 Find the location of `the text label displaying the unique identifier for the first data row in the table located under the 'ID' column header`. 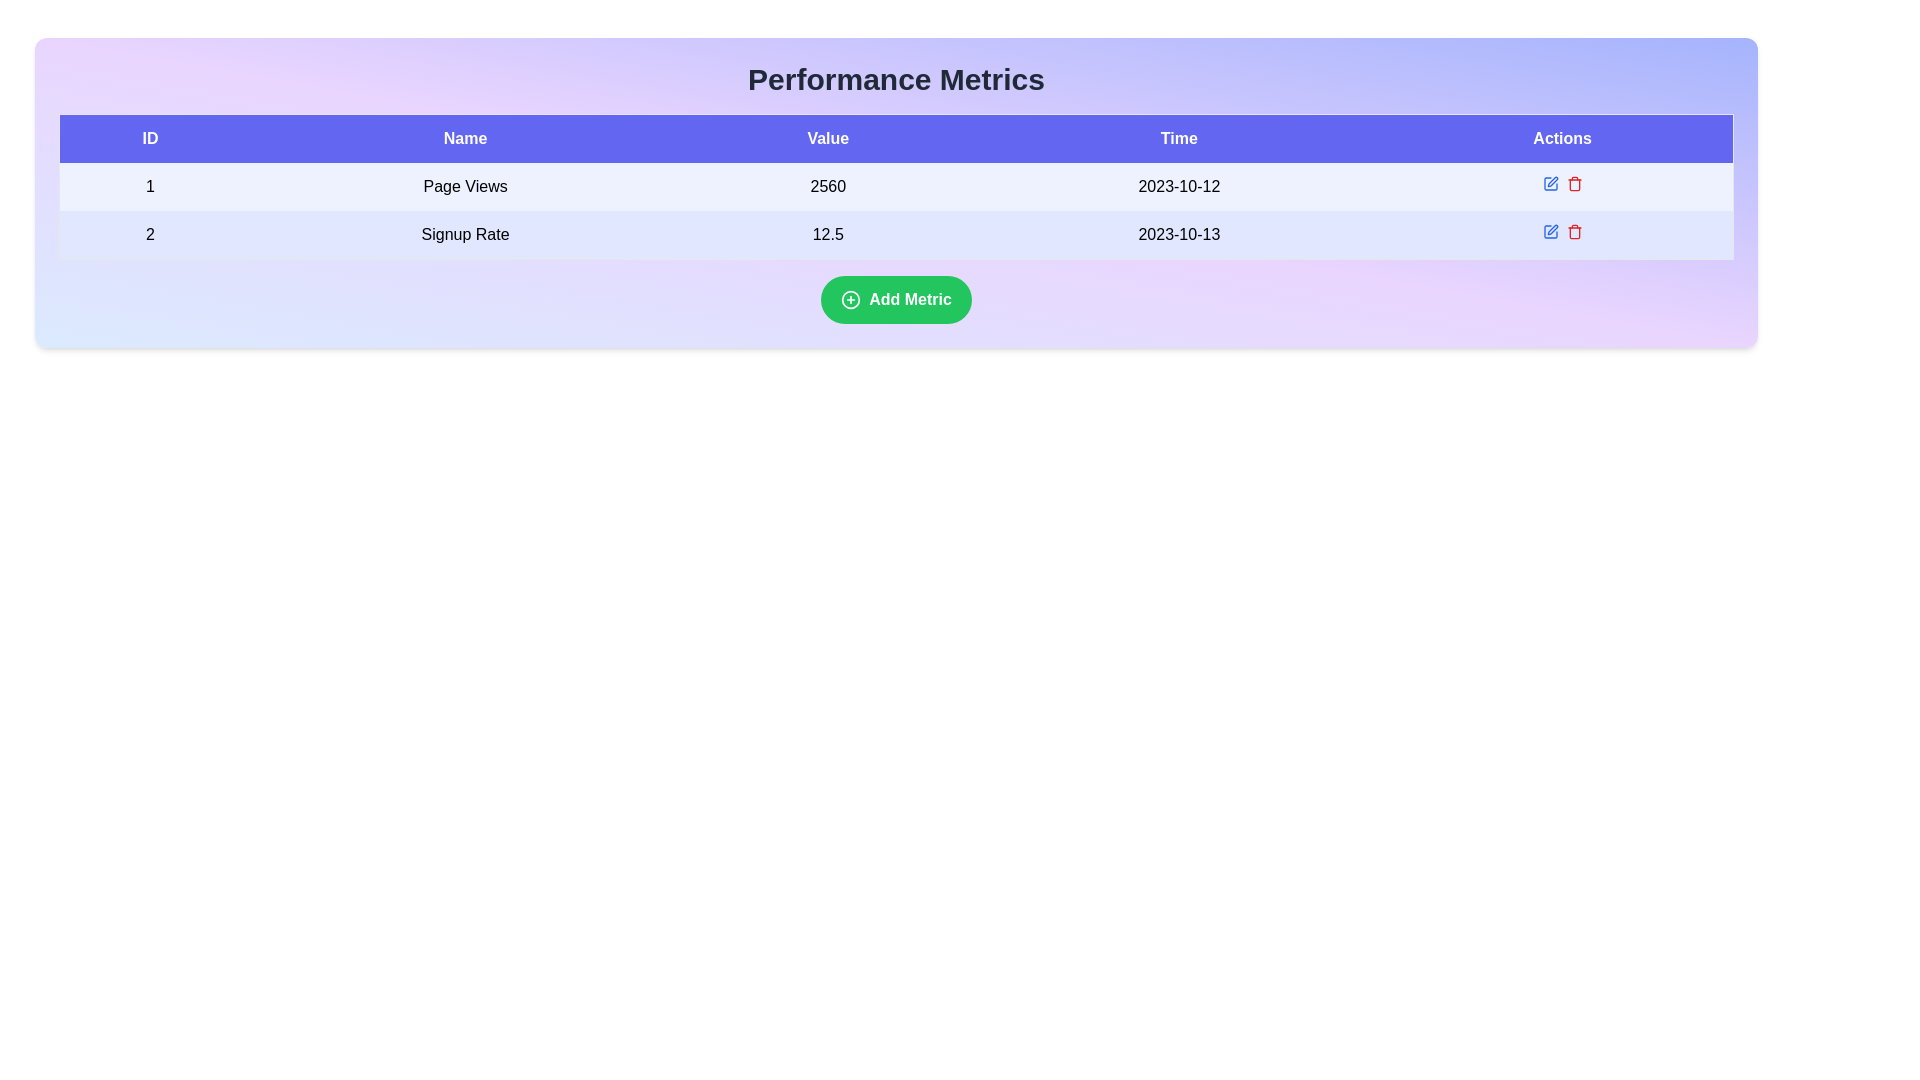

the text label displaying the unique identifier for the first data row in the table located under the 'ID' column header is located at coordinates (149, 186).